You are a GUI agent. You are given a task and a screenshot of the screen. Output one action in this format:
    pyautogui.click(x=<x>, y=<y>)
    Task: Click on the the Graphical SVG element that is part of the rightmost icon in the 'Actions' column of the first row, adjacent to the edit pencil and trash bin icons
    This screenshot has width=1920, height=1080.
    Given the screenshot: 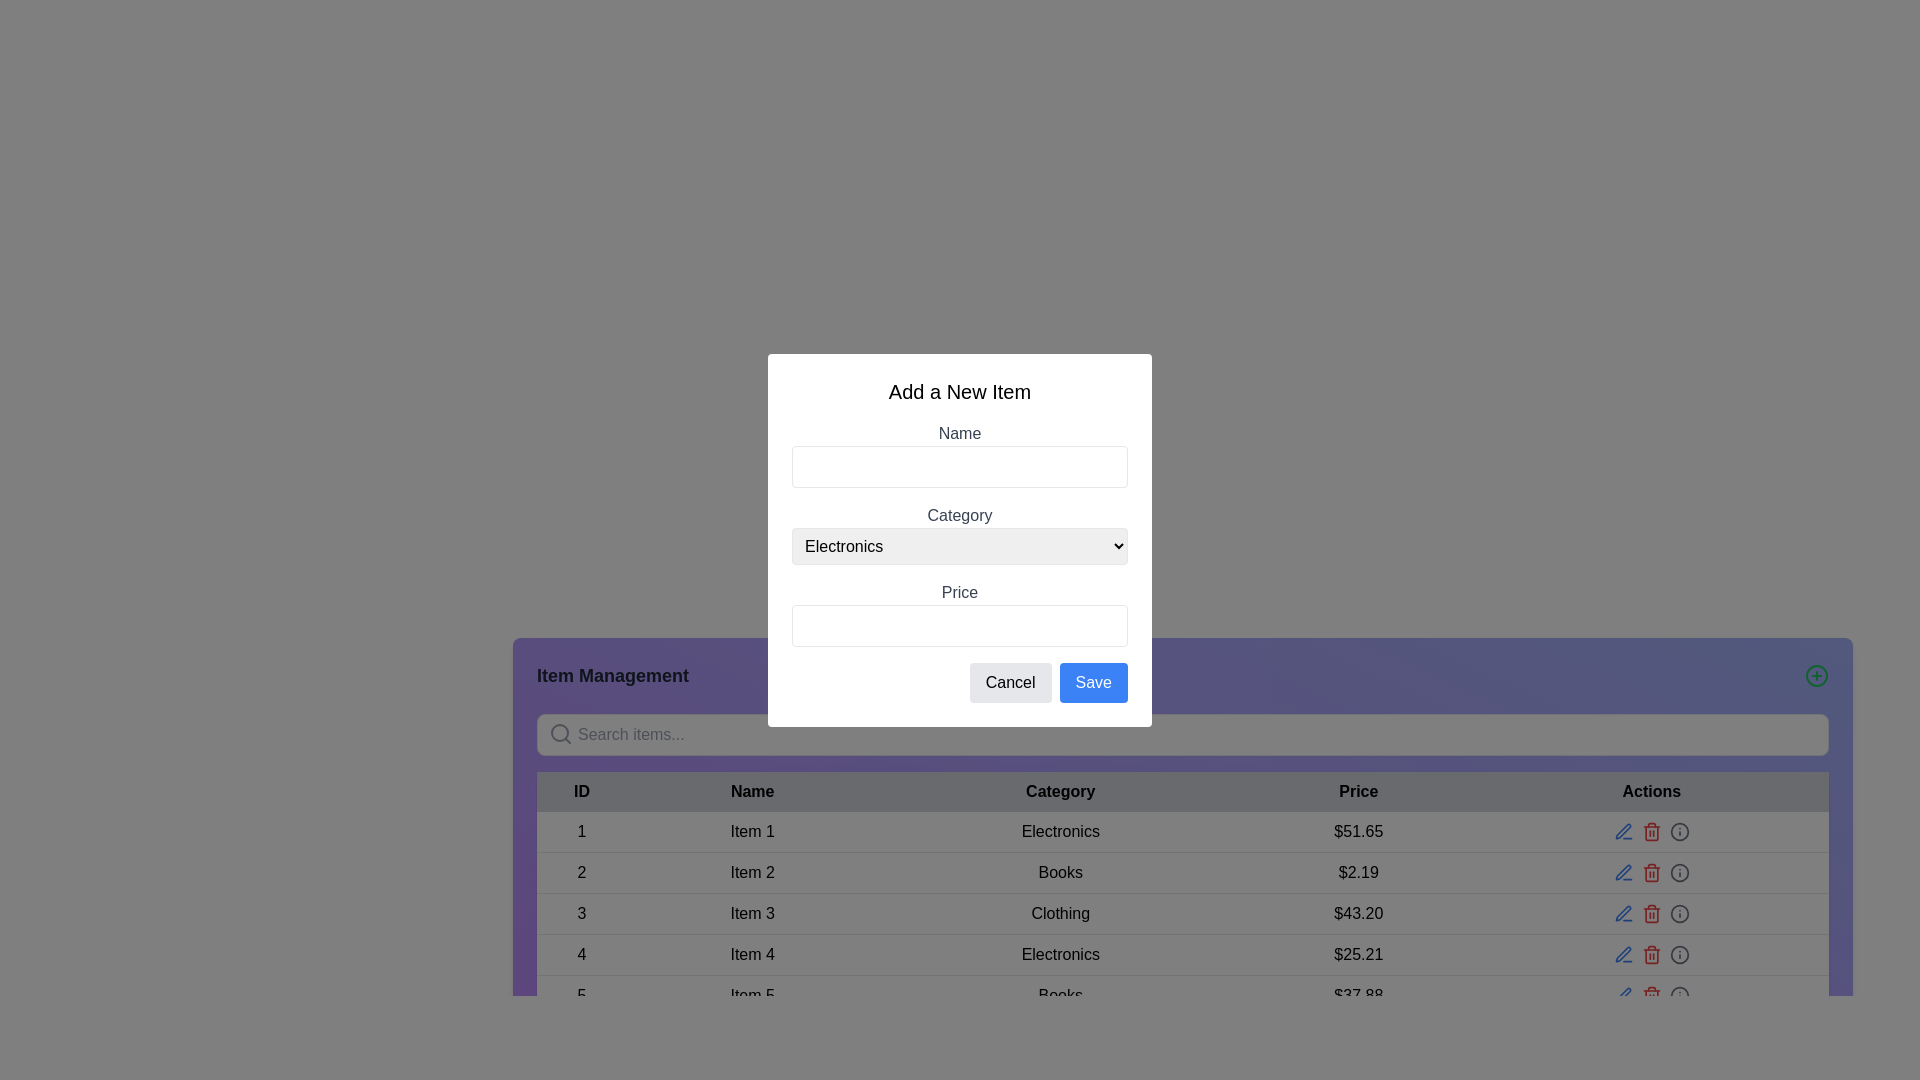 What is the action you would take?
    pyautogui.click(x=1679, y=832)
    